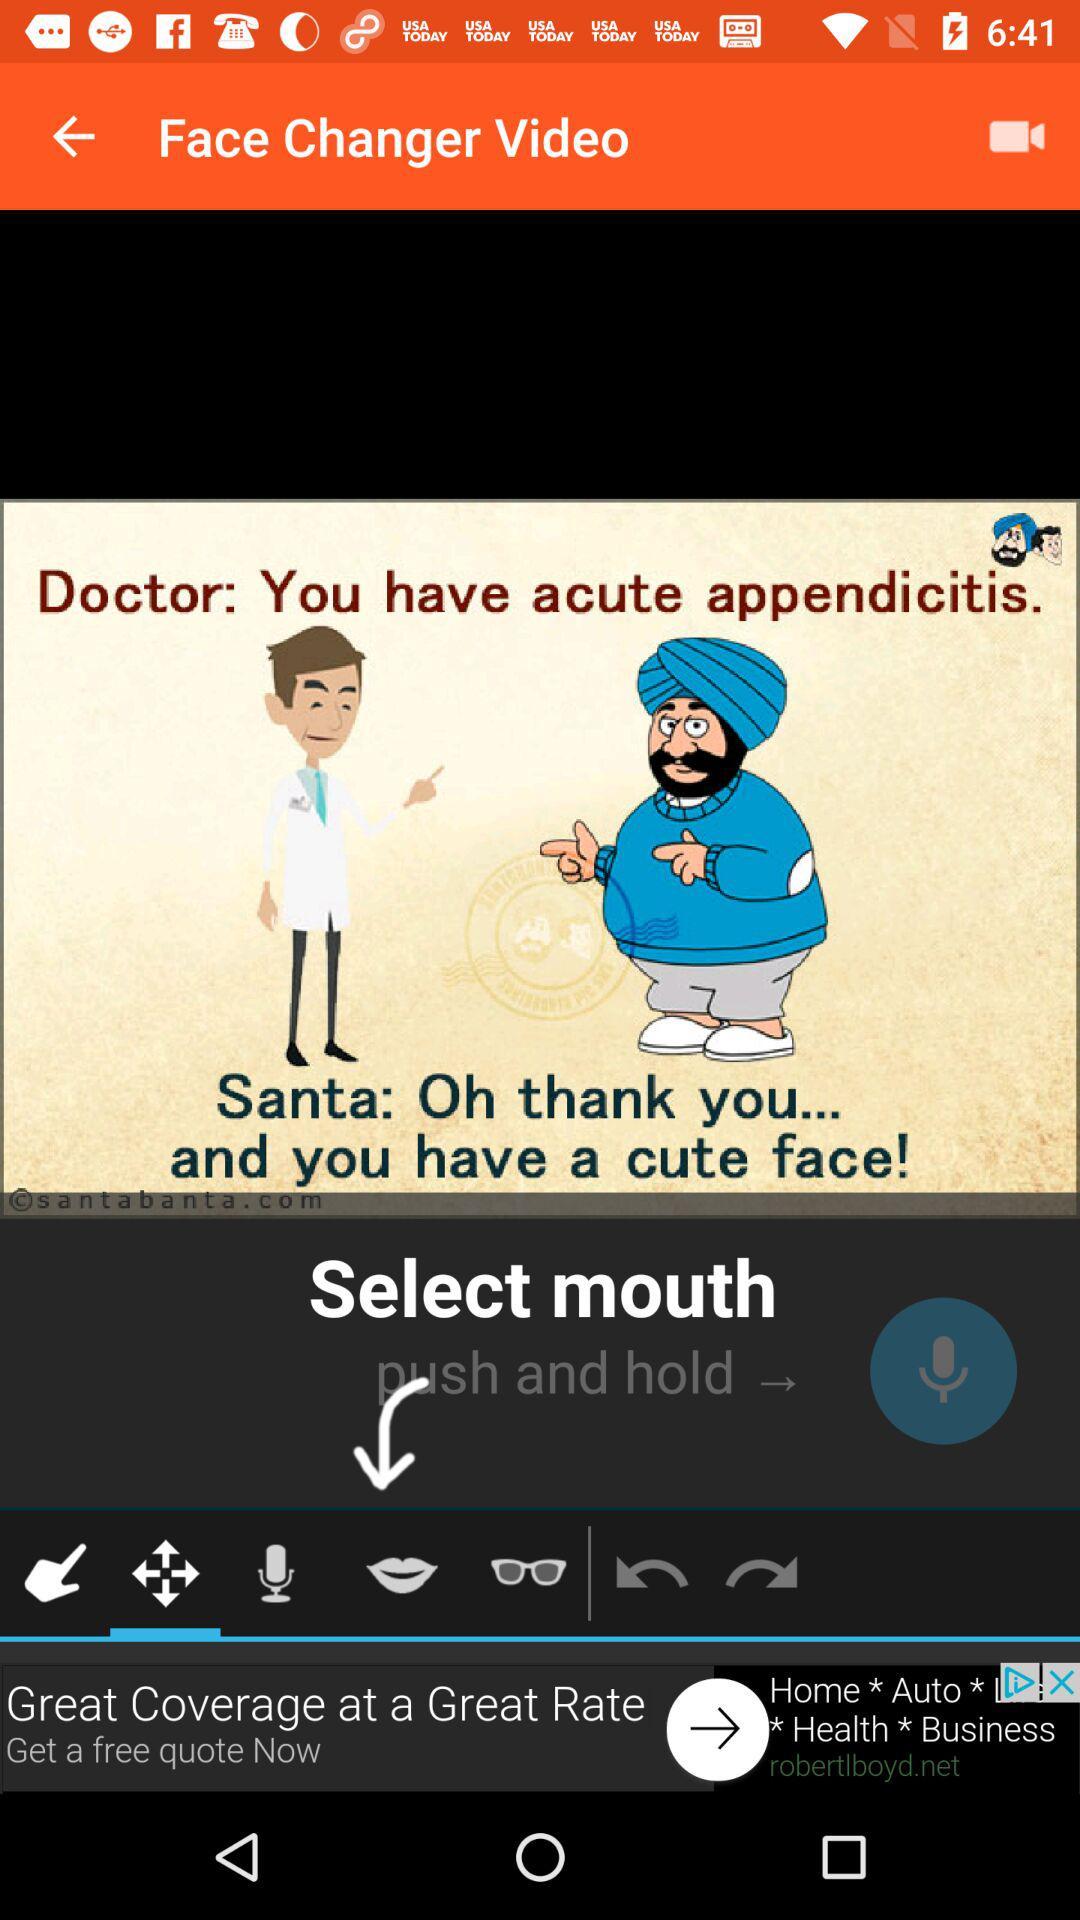 Image resolution: width=1080 pixels, height=1920 pixels. What do you see at coordinates (540, 1727) in the screenshot?
I see `advertisement page` at bounding box center [540, 1727].